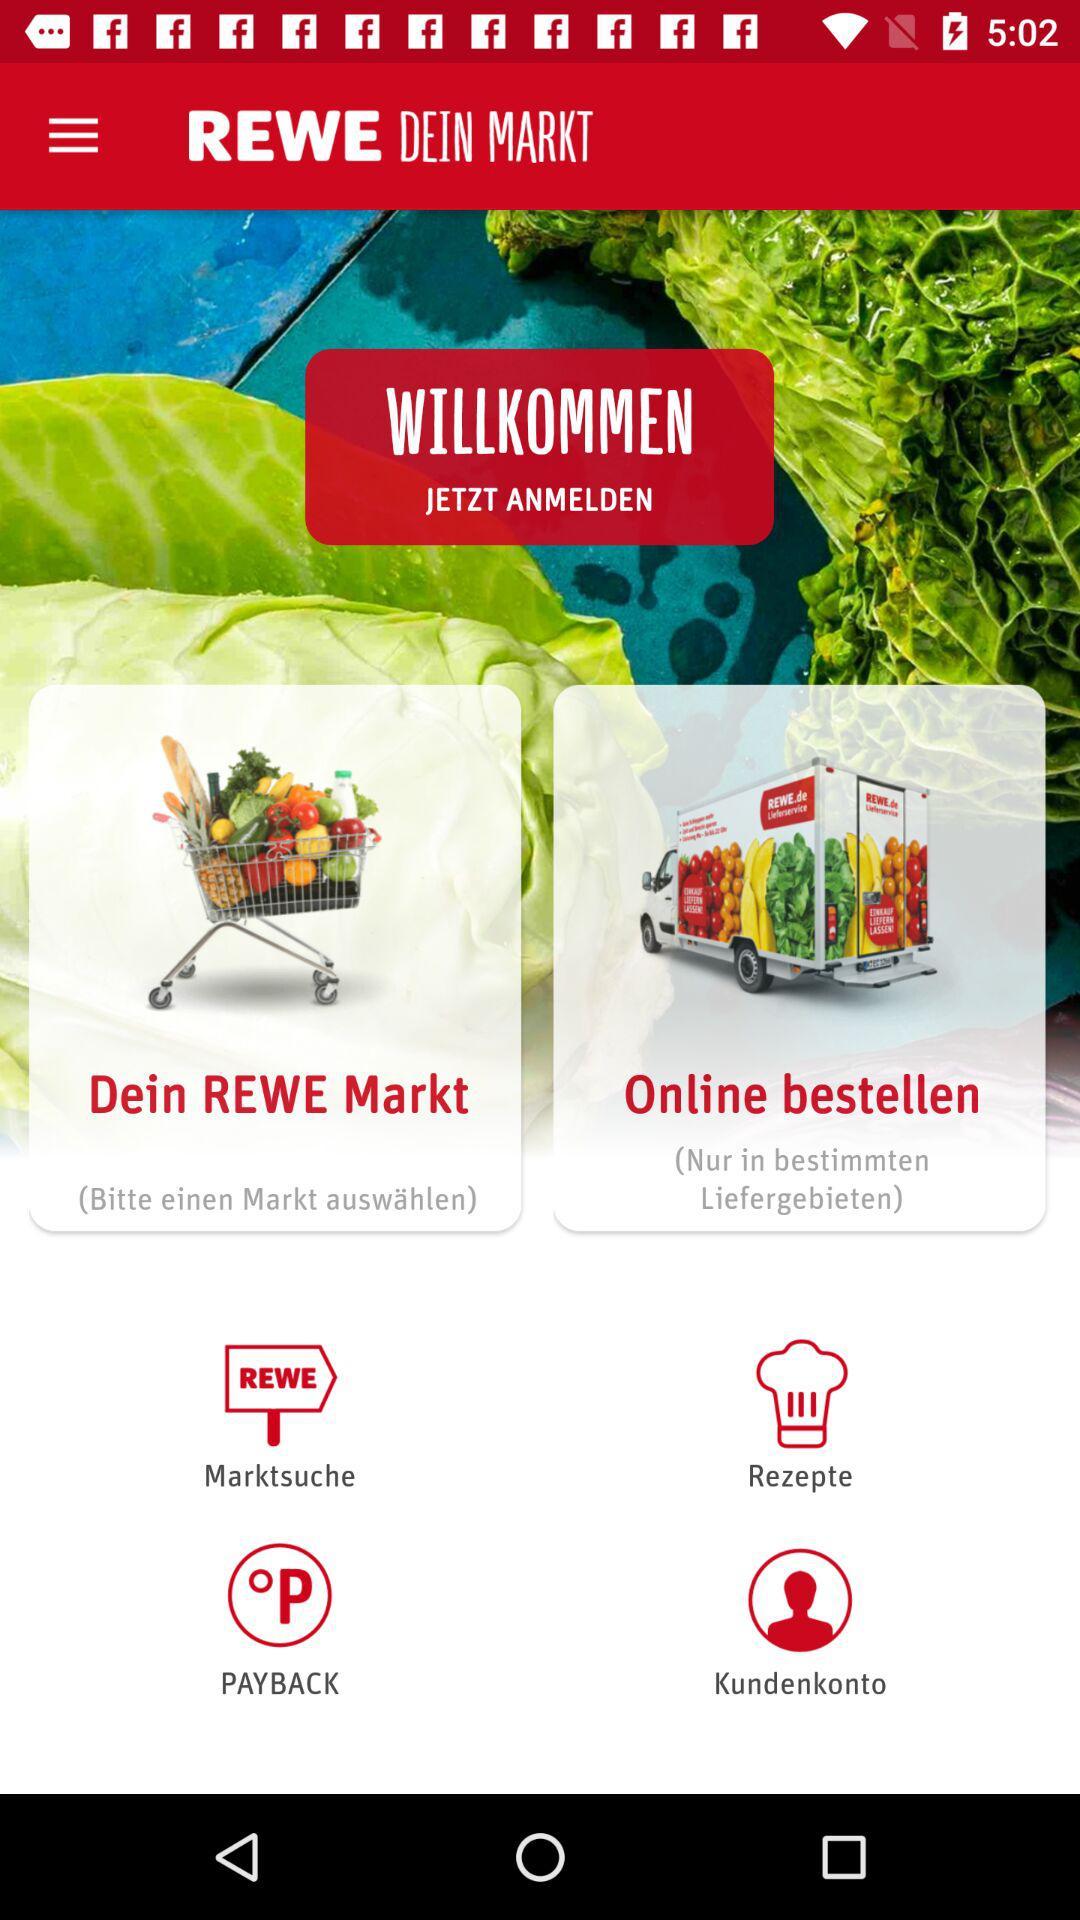  What do you see at coordinates (279, 1411) in the screenshot?
I see `marktsuche item` at bounding box center [279, 1411].